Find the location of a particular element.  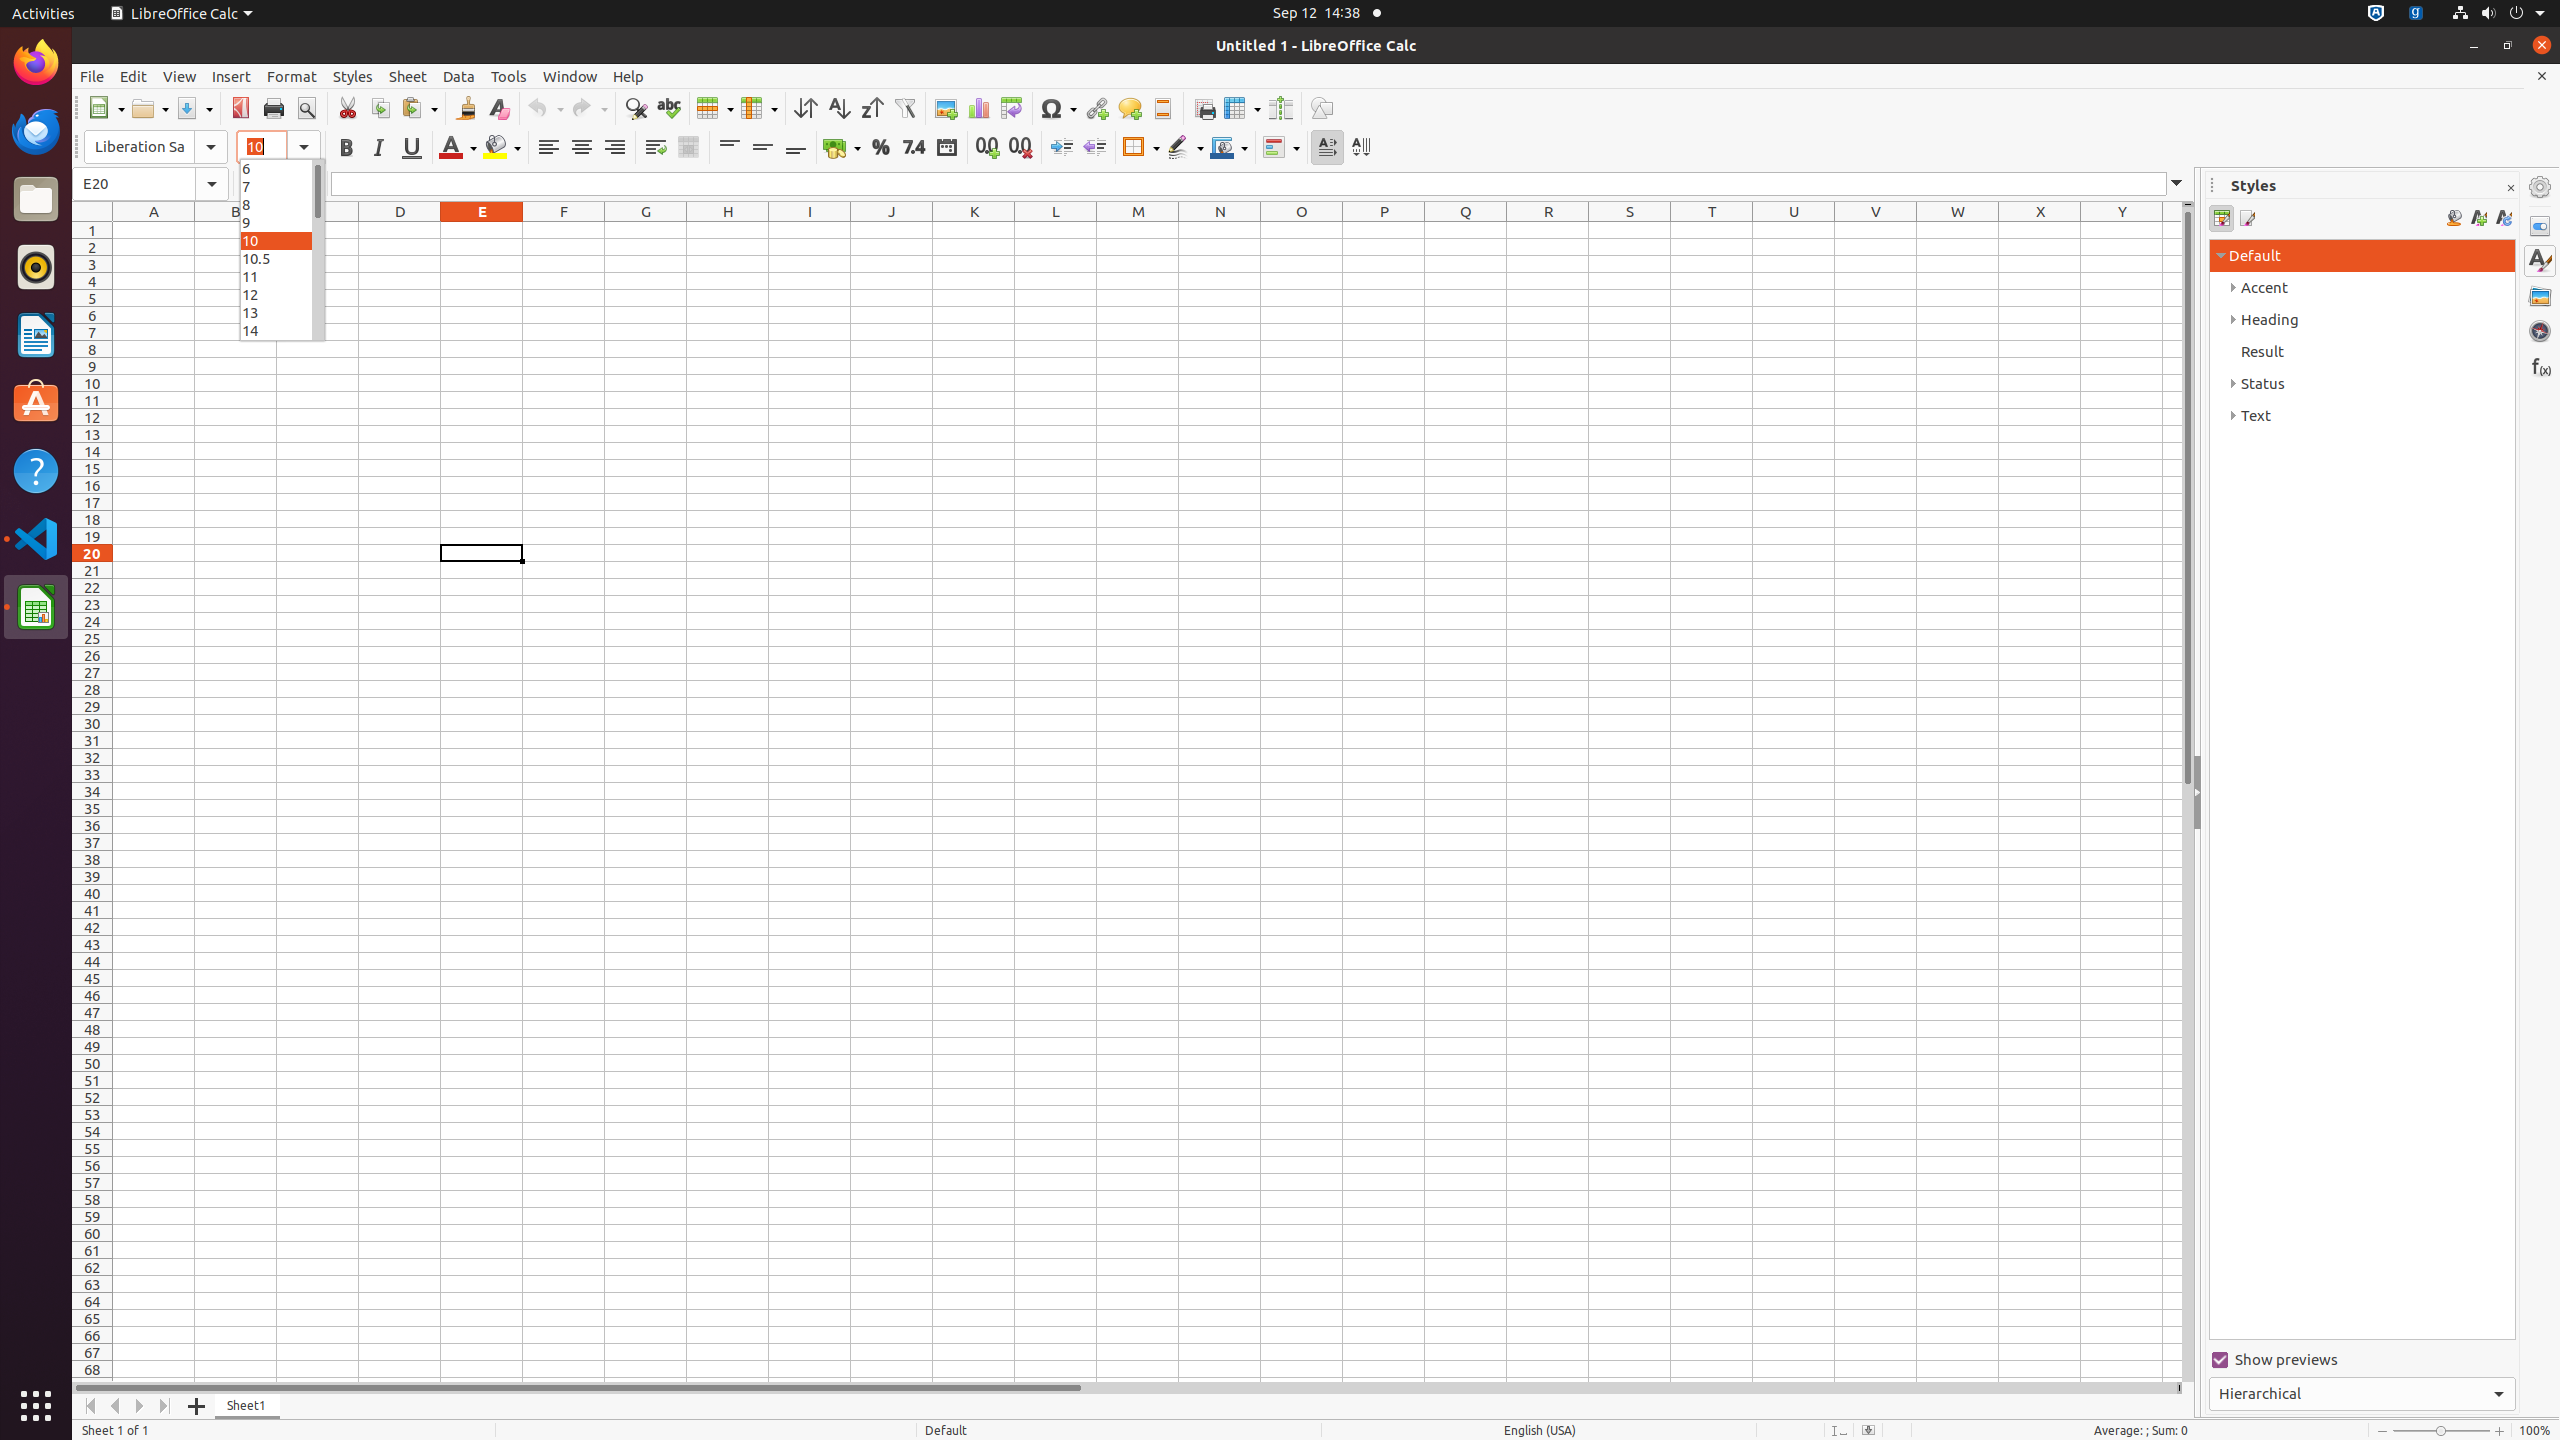

'Text direction from left to right' is located at coordinates (1326, 146).